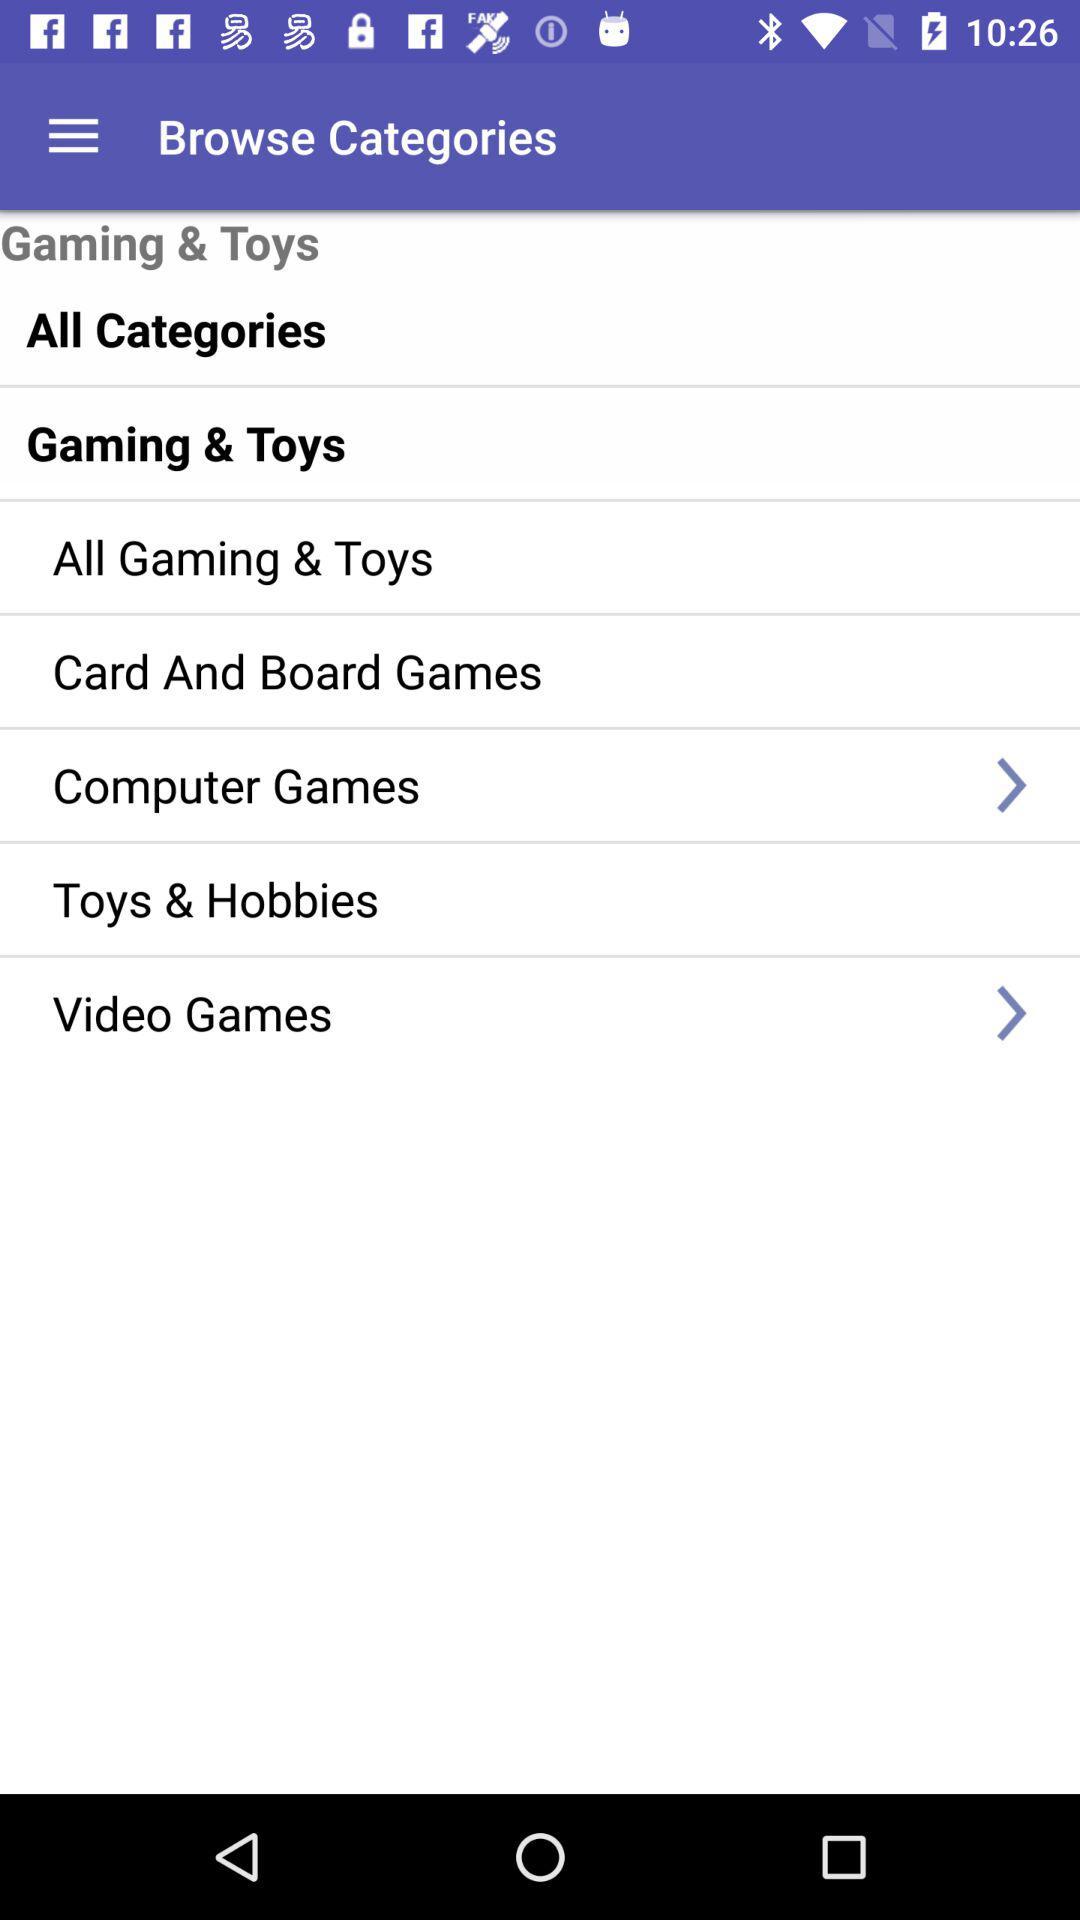 The height and width of the screenshot is (1920, 1080). What do you see at coordinates (510, 783) in the screenshot?
I see `the computer games` at bounding box center [510, 783].